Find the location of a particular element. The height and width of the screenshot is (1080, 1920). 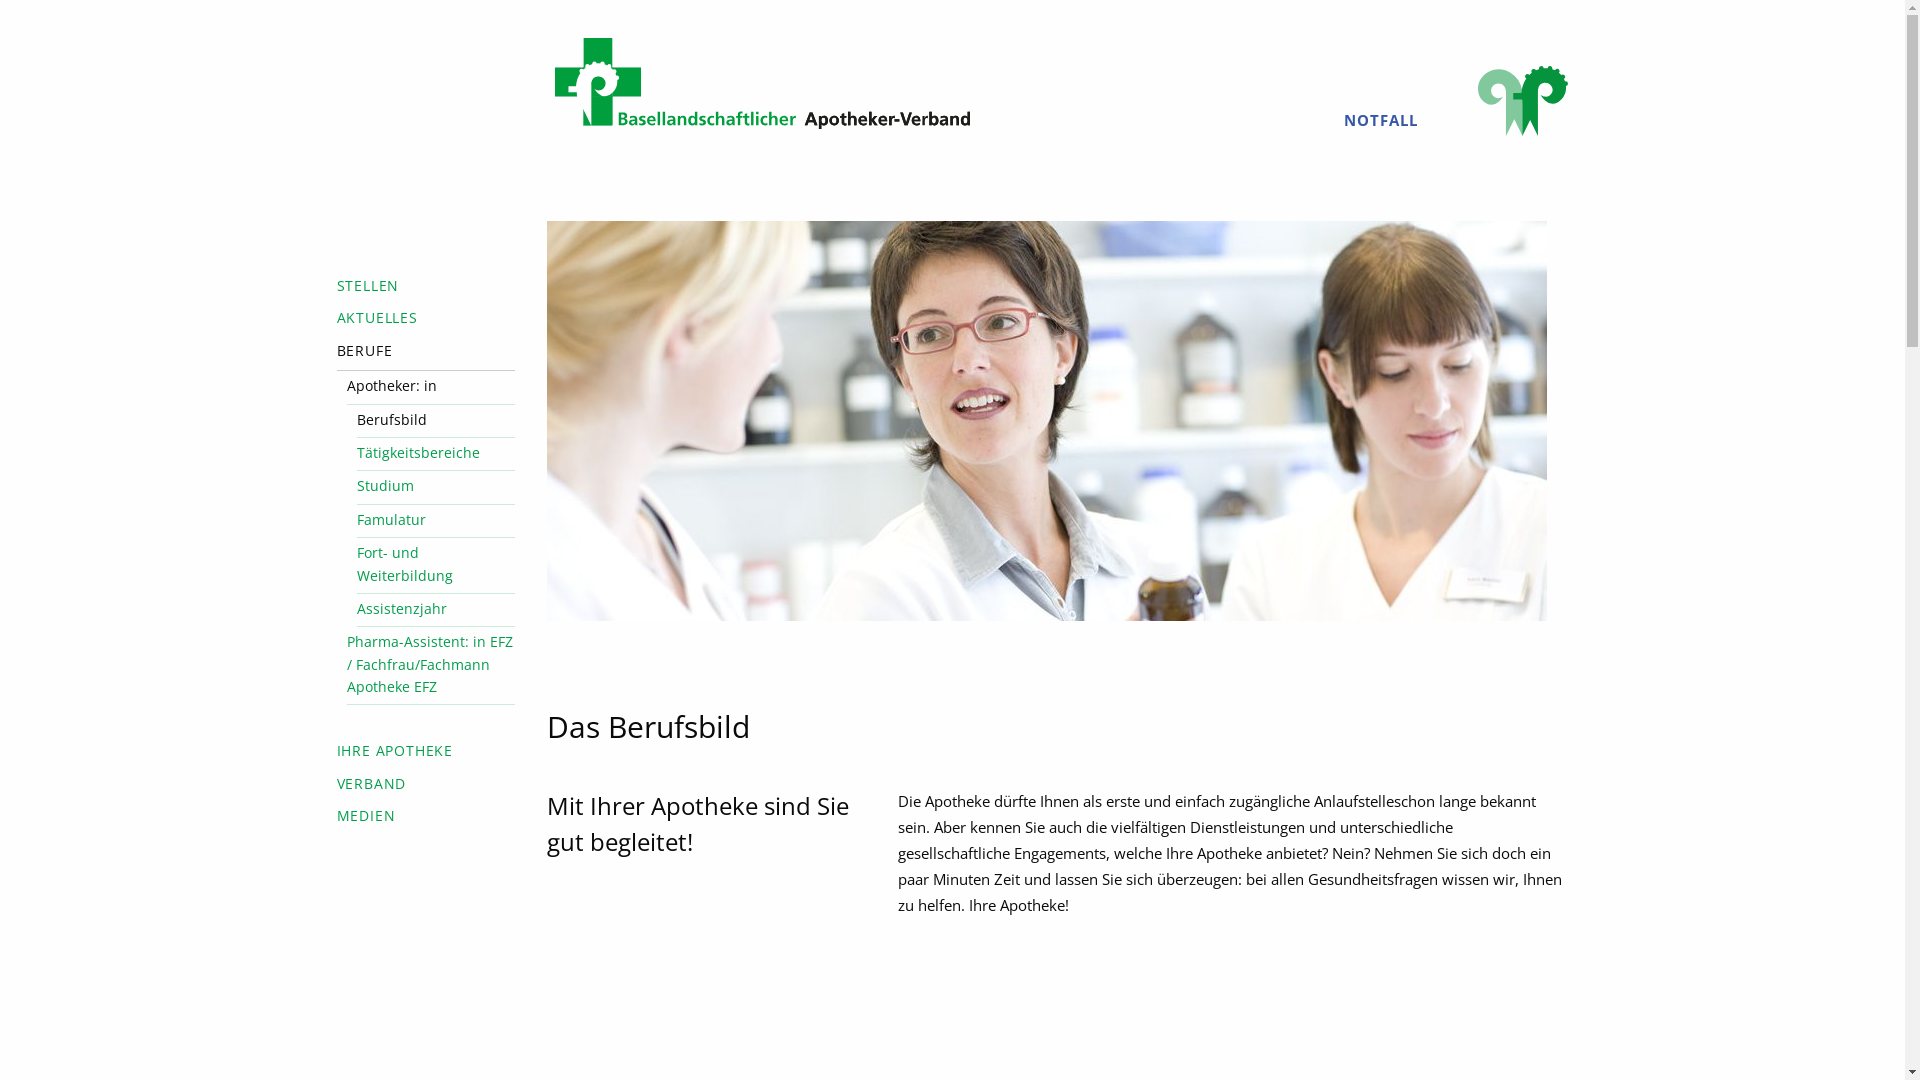

'BERUFE' is located at coordinates (336, 353).